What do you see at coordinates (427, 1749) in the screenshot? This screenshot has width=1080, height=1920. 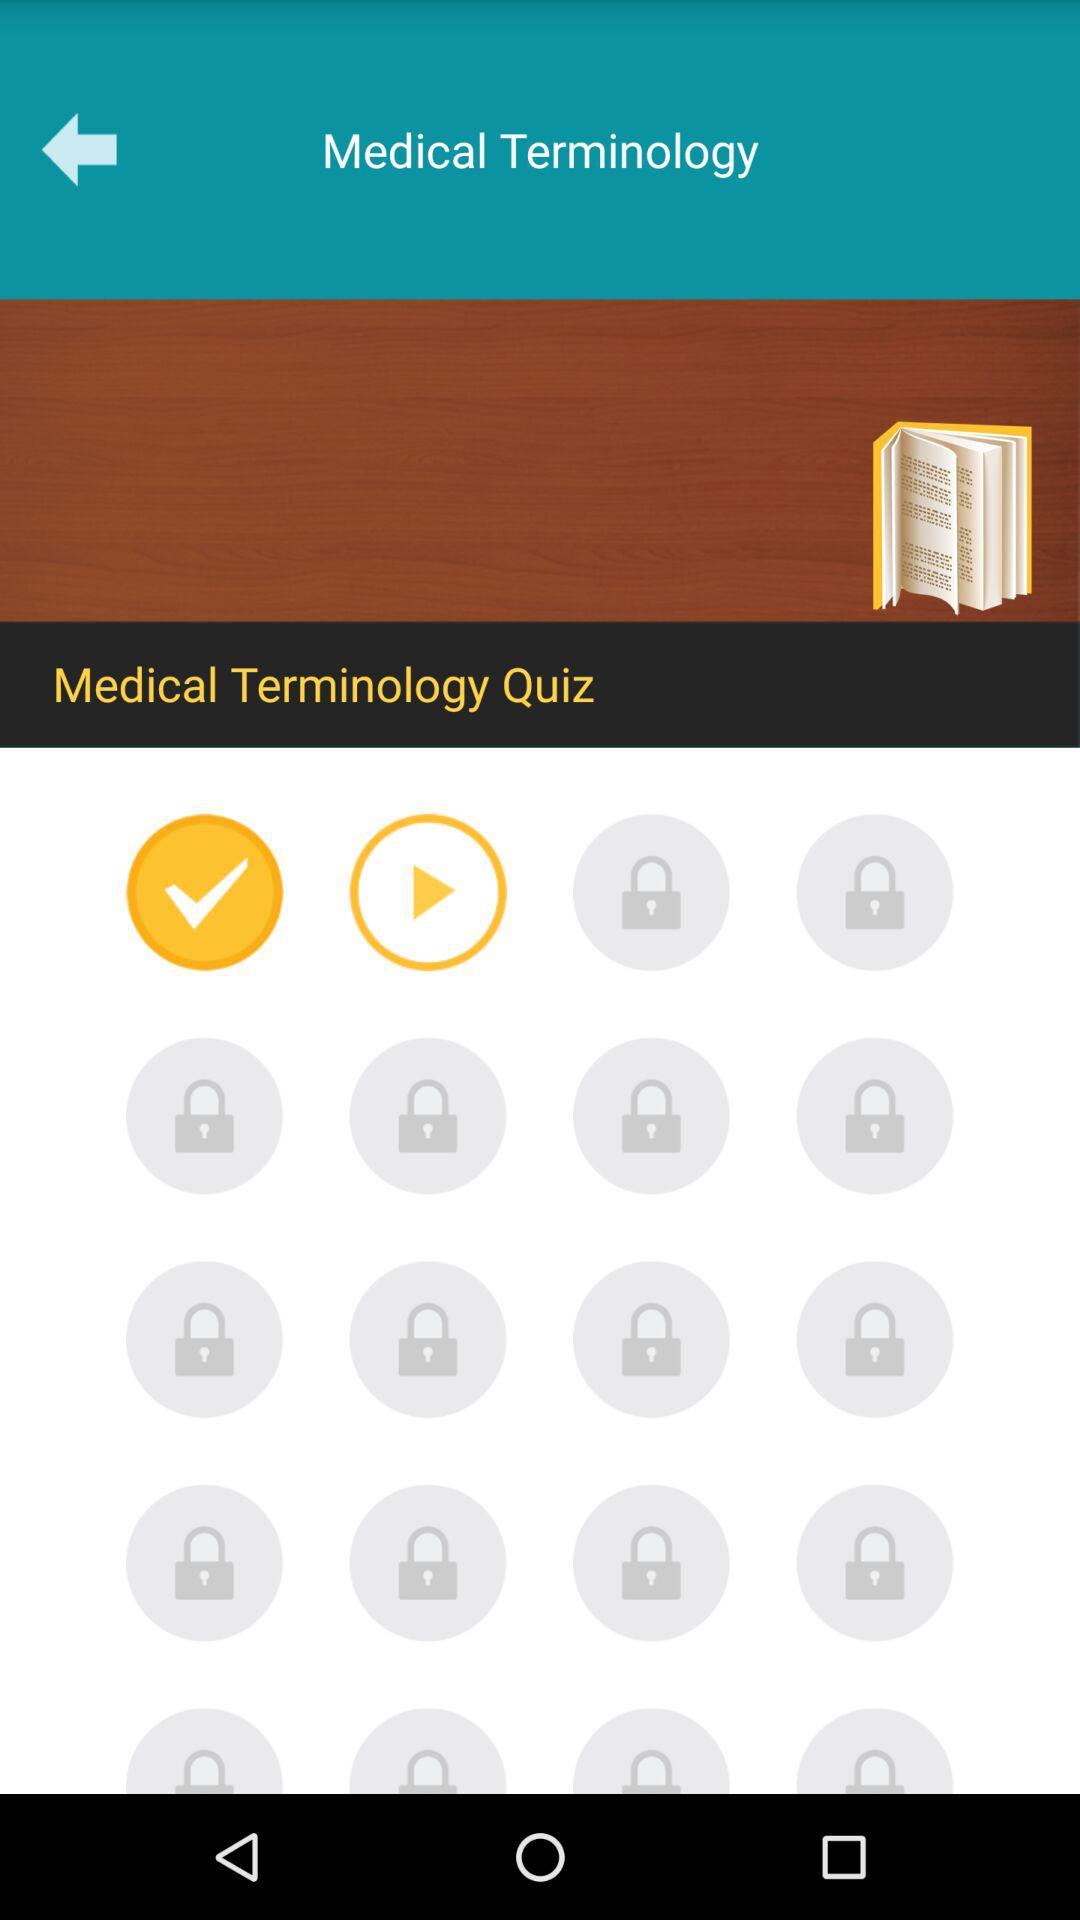 I see `locked question` at bounding box center [427, 1749].